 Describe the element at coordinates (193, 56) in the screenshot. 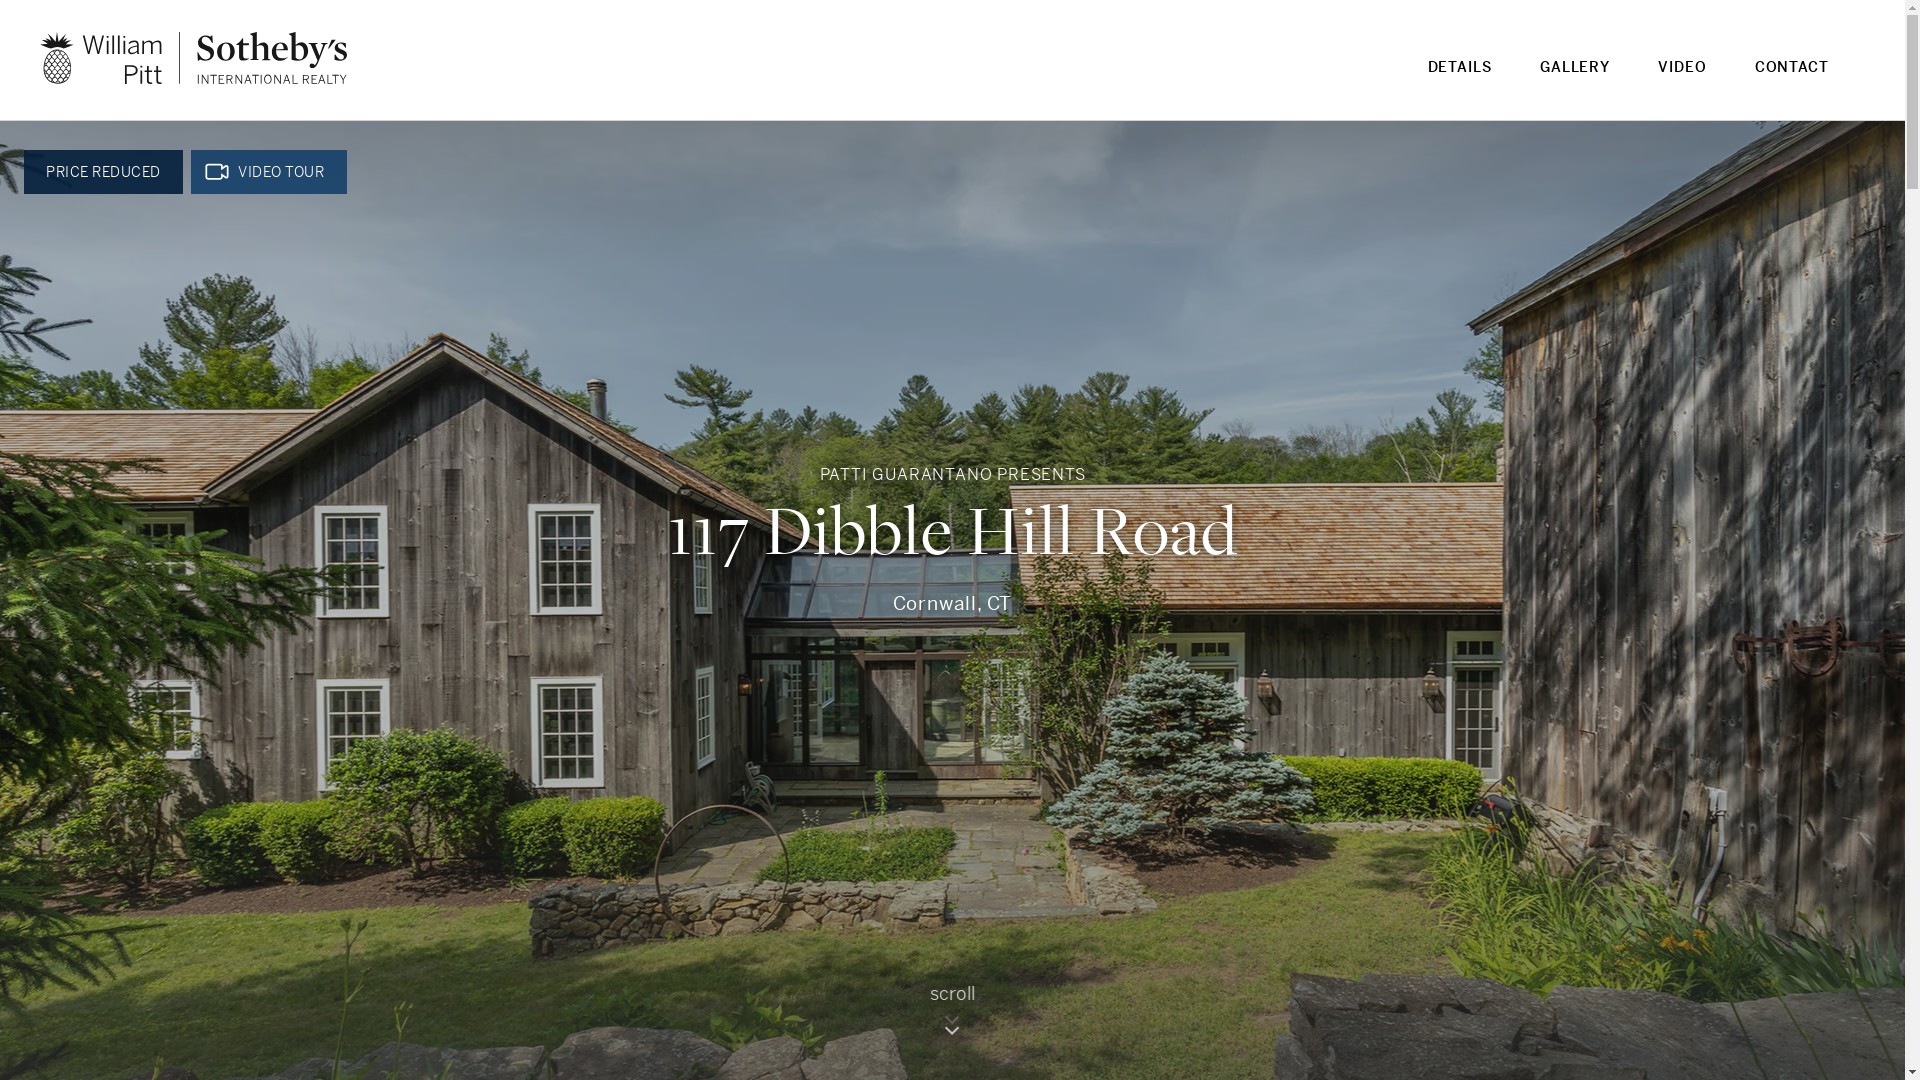

I see `'William Pitt SIR'` at that location.